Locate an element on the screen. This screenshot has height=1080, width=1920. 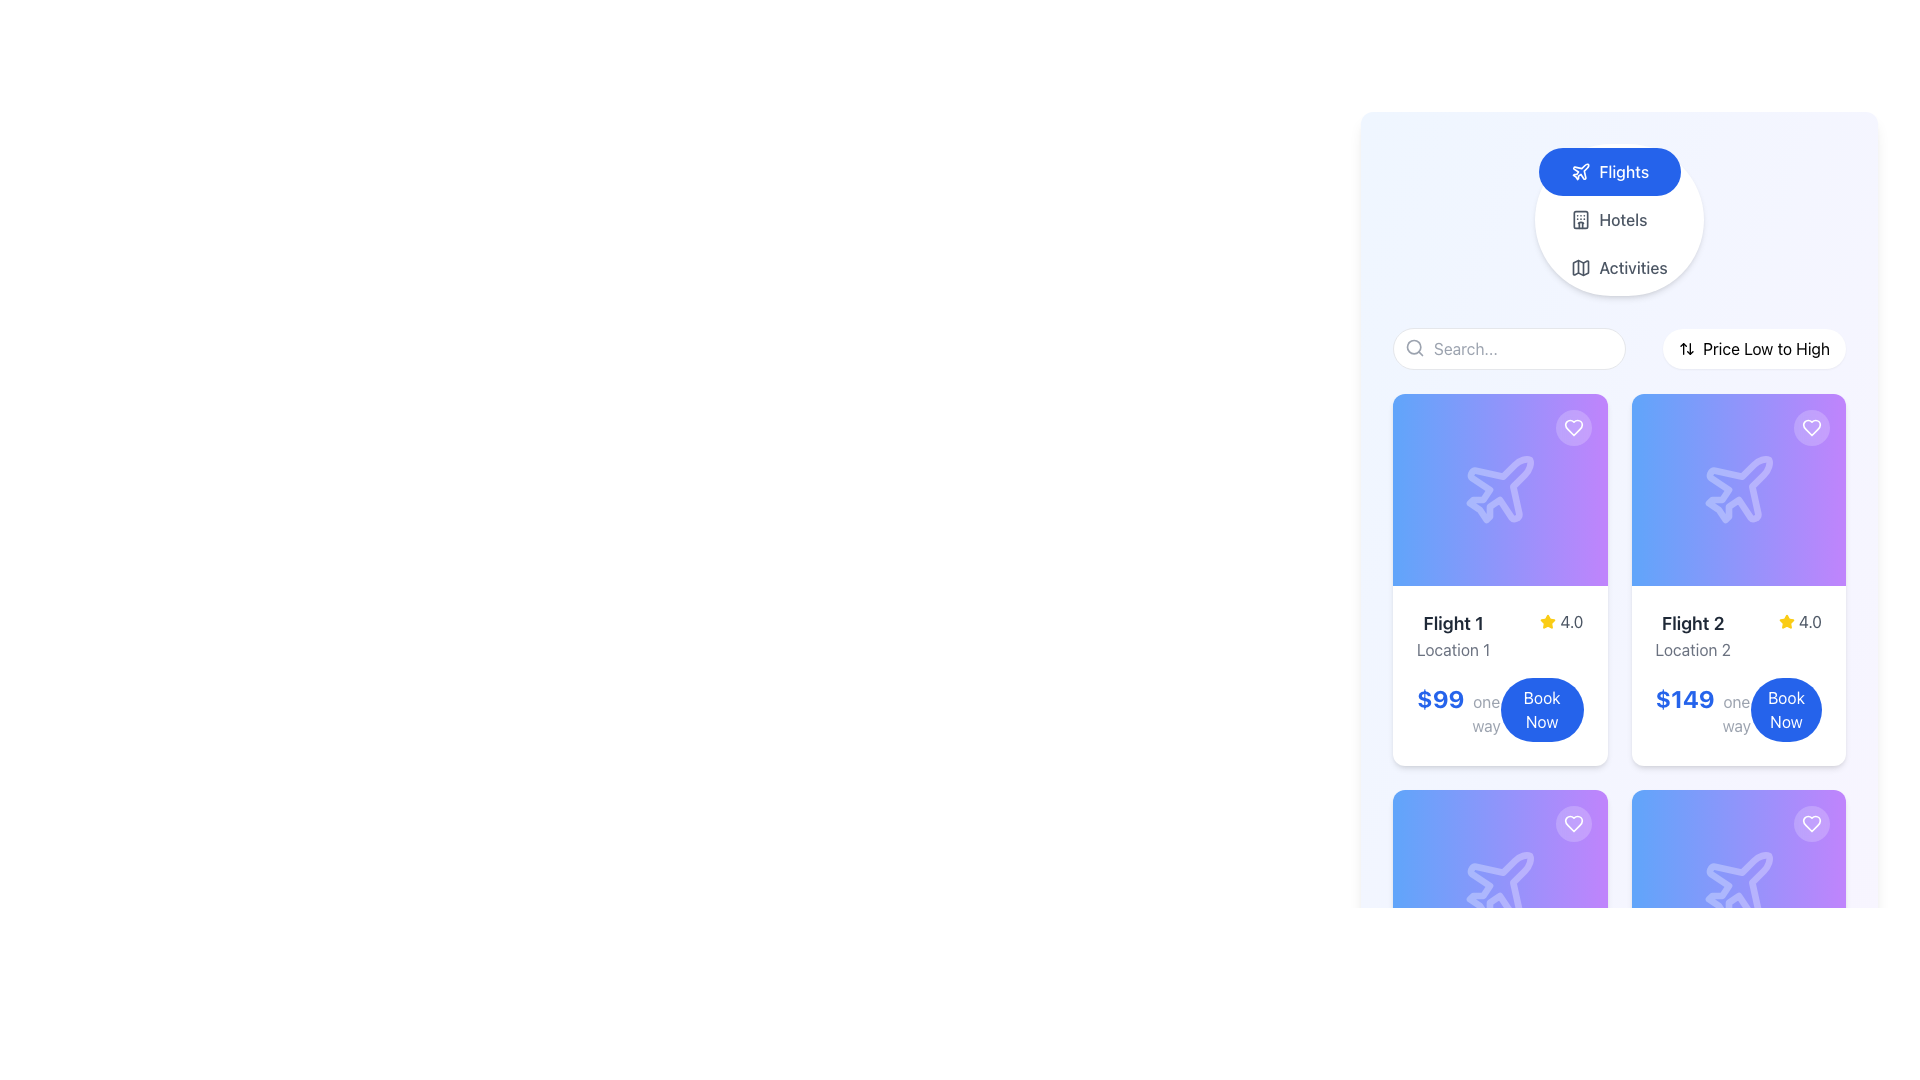
the text label that describes 'Flight 1' and its location 'Location 1', which is located in the leftmost card of the displayed grid, directly under the airplane icon and above the price '$99' is located at coordinates (1453, 636).